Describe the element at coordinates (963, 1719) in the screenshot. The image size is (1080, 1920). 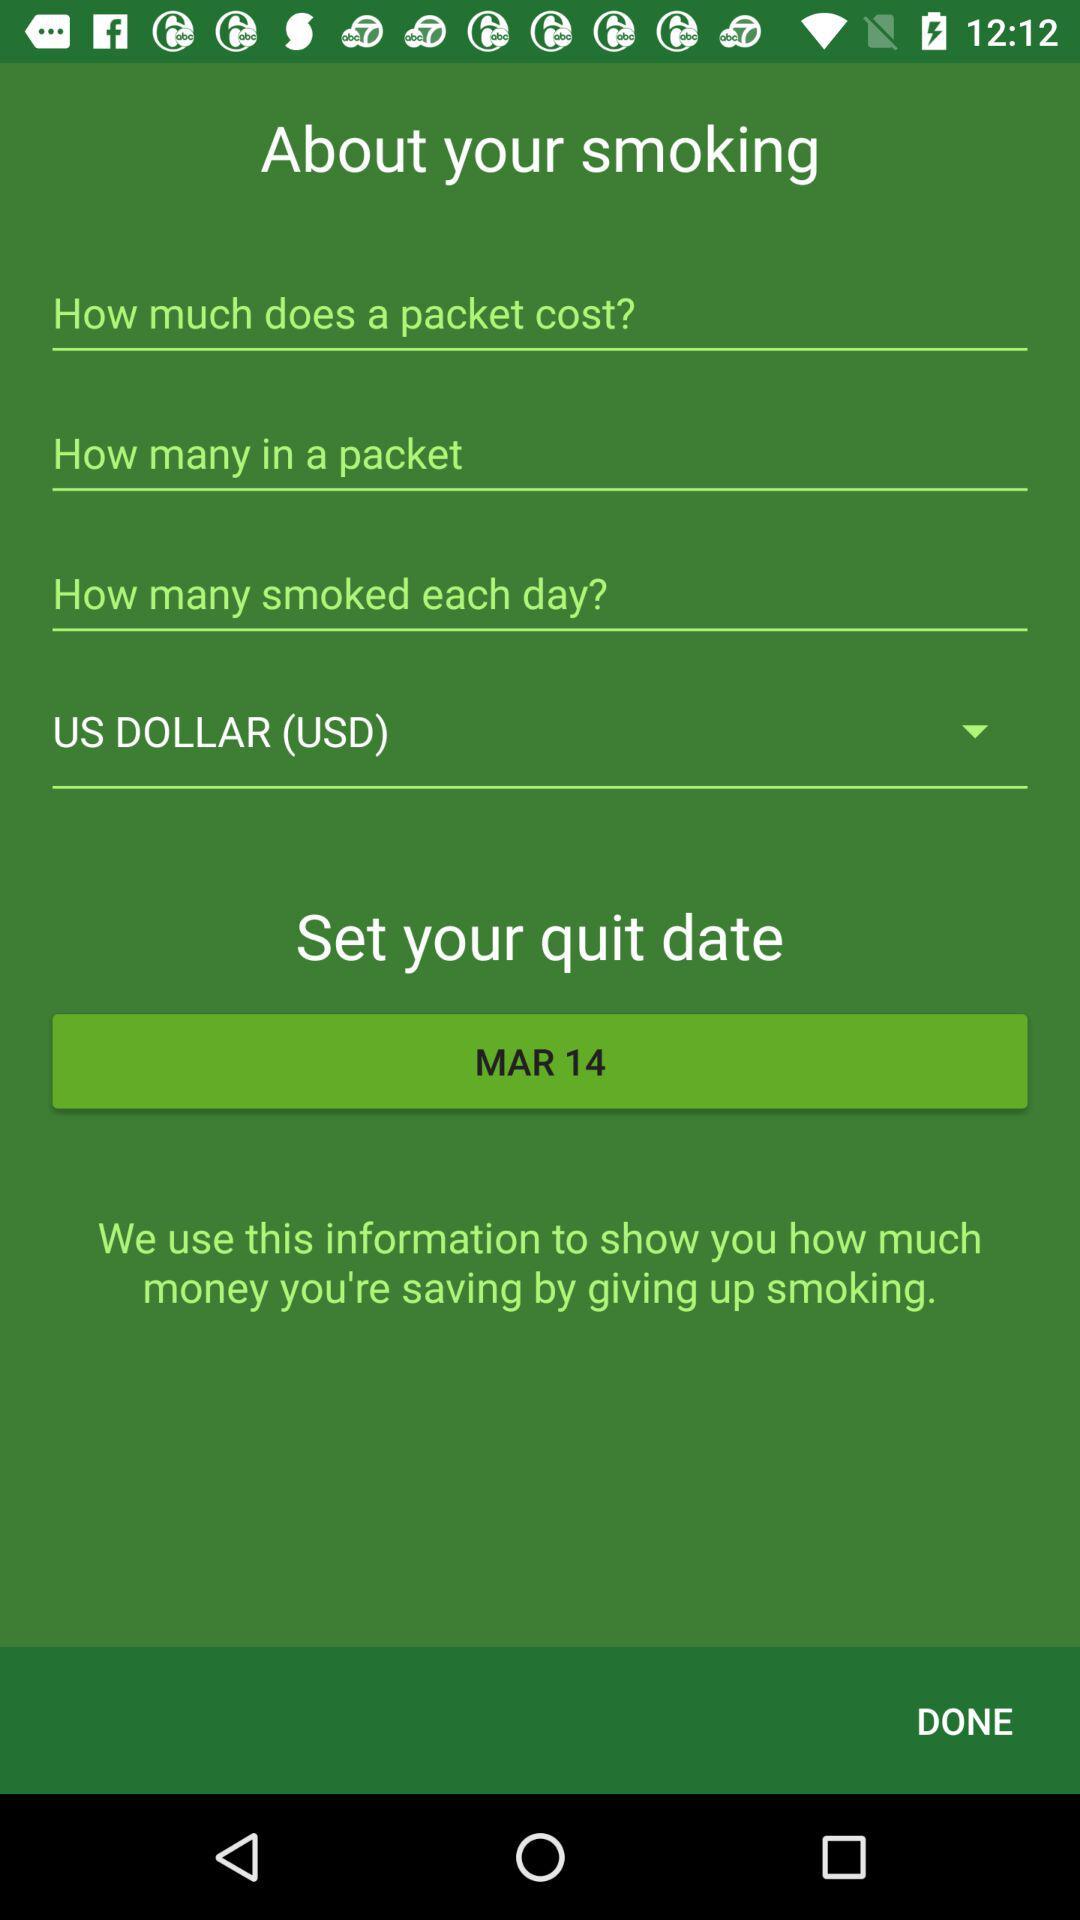
I see `done` at that location.